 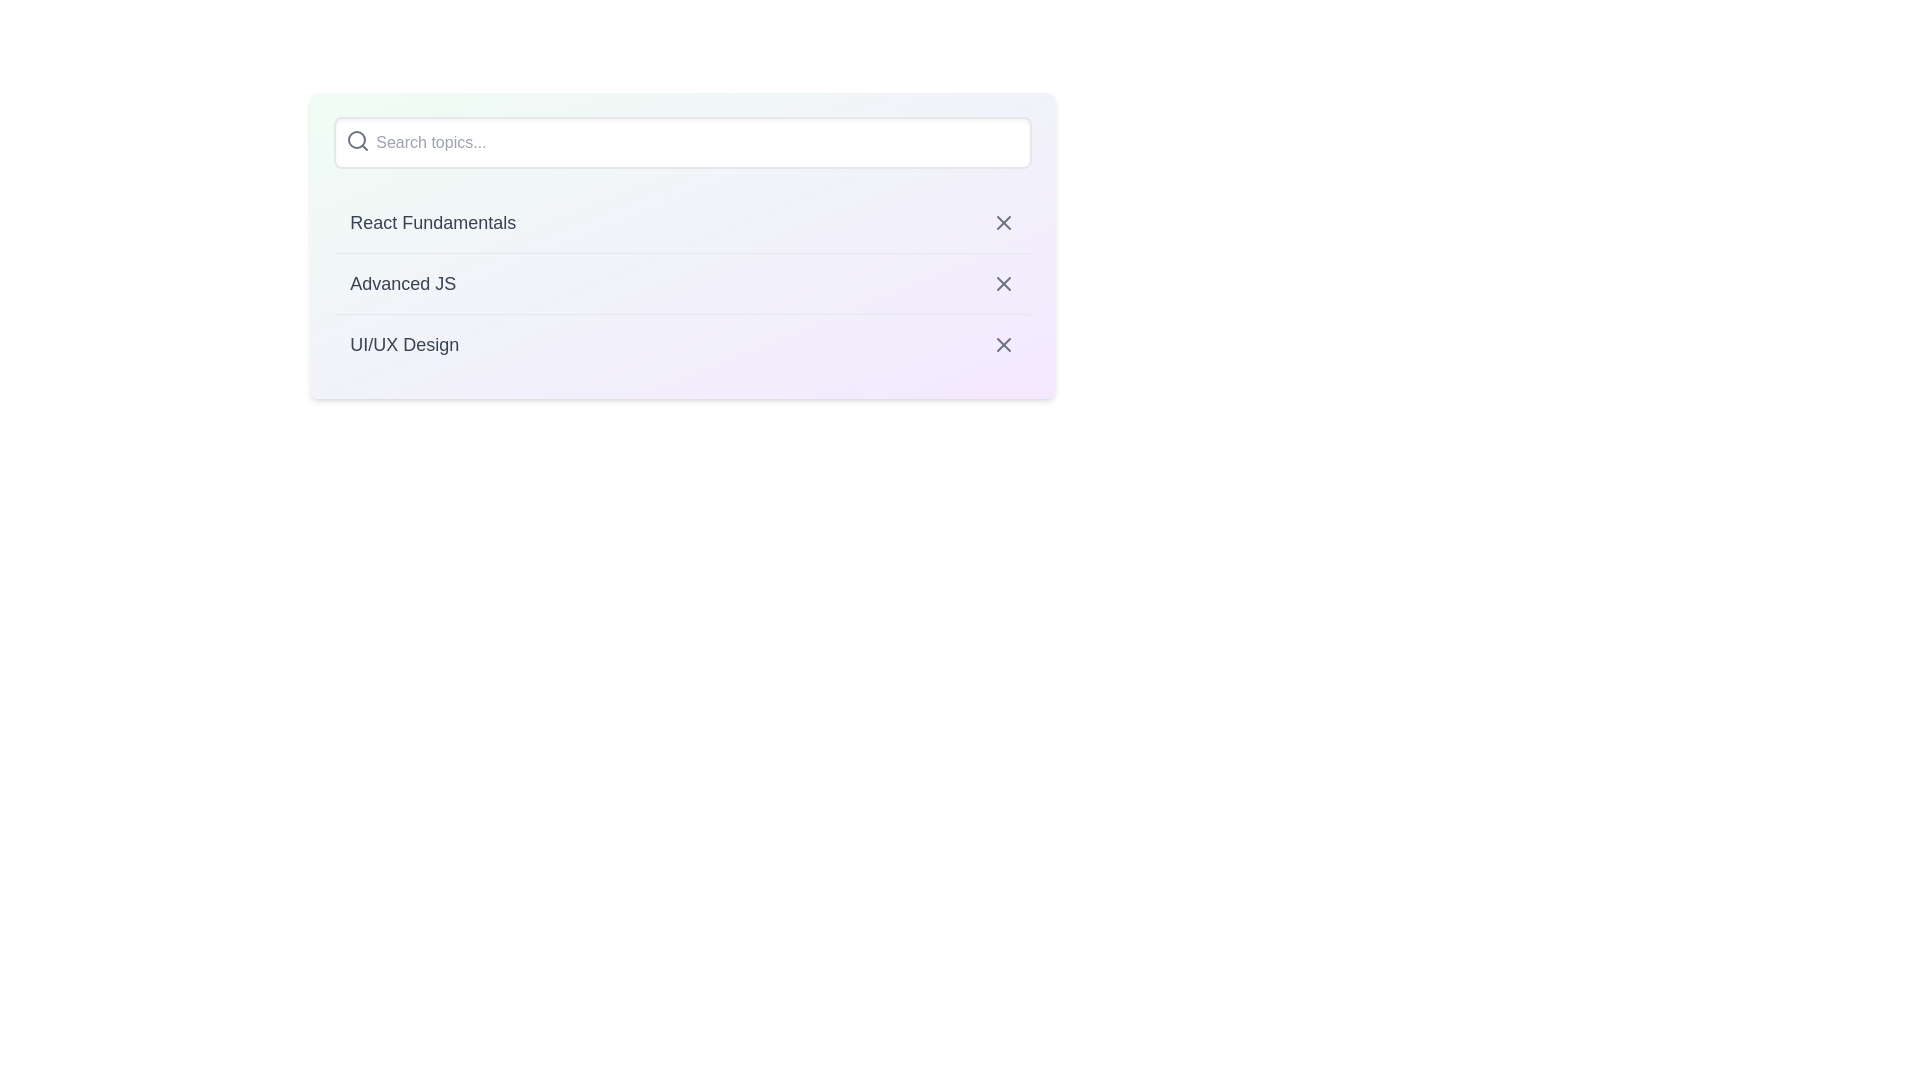 What do you see at coordinates (1003, 284) in the screenshot?
I see `close button of the item titled Advanced JS to deselect it` at bounding box center [1003, 284].